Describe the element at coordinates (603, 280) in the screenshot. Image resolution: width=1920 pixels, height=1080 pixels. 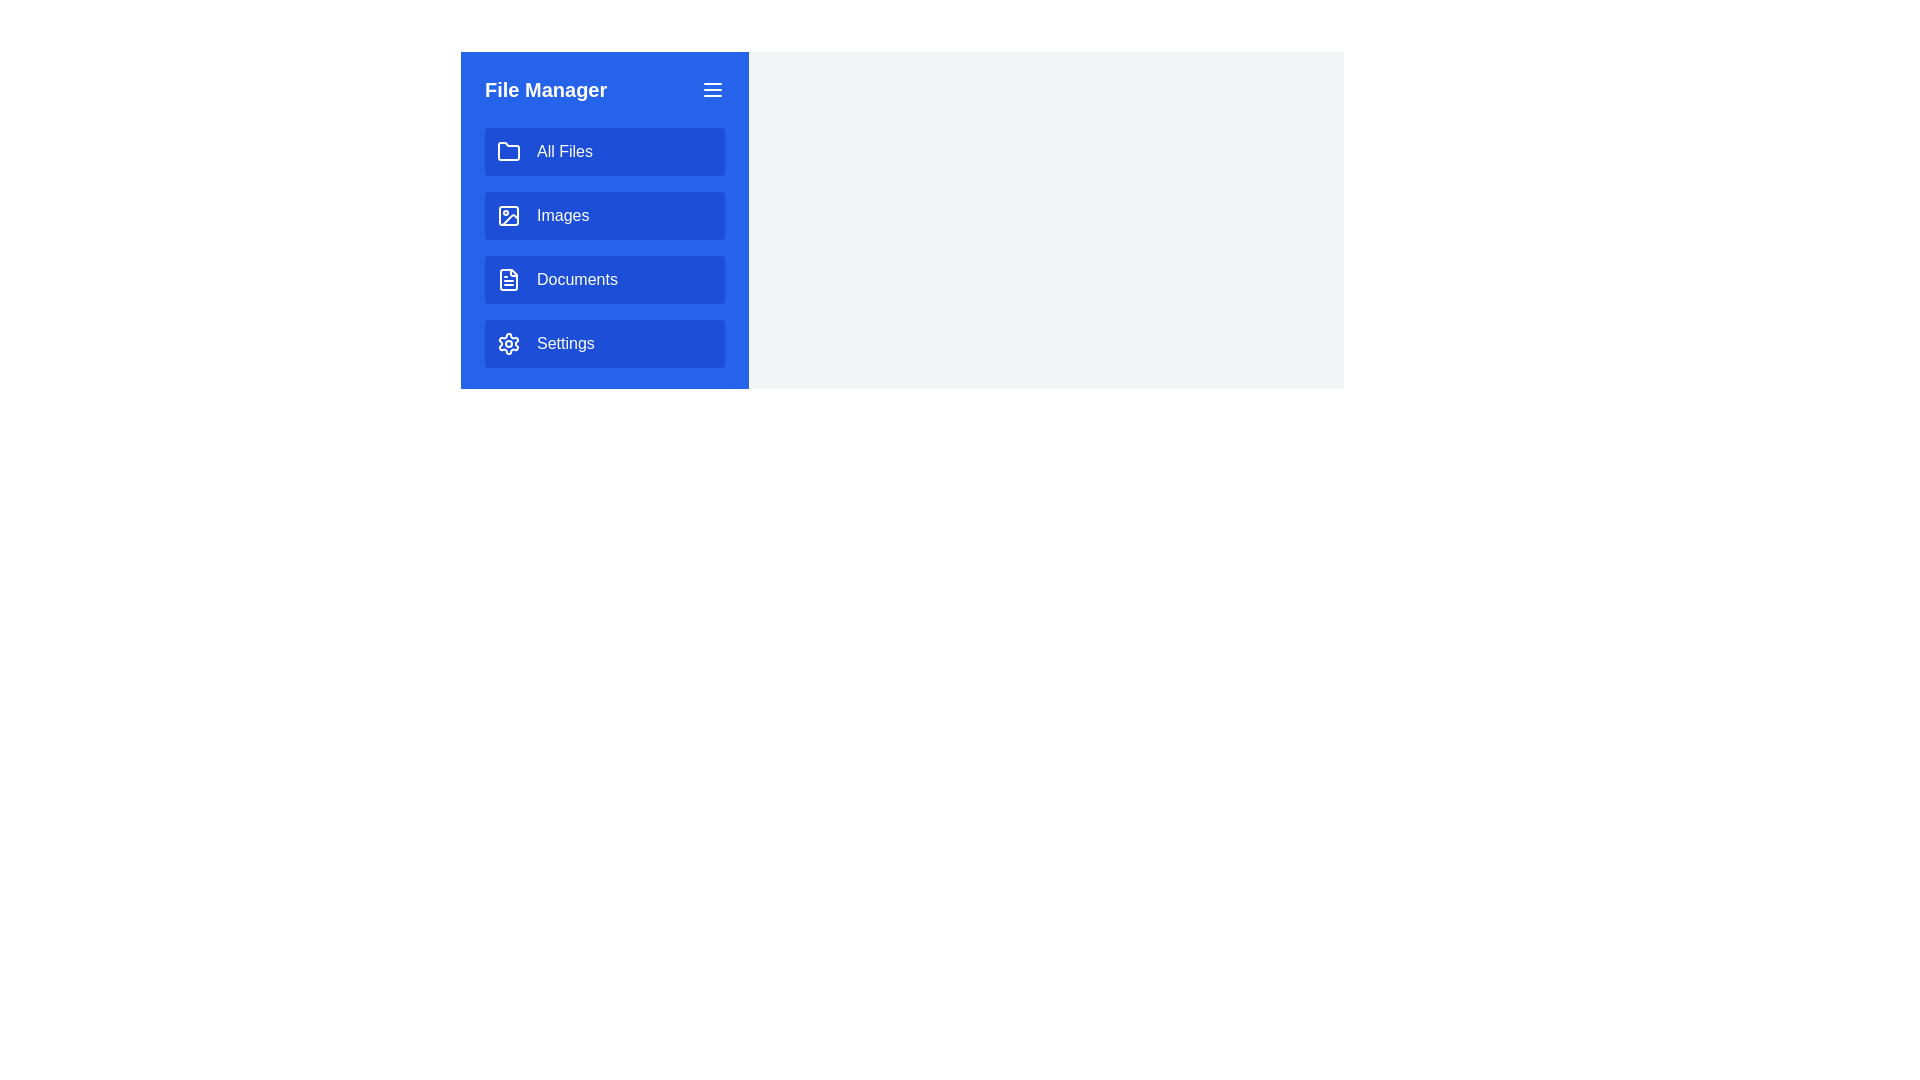
I see `the navigation menu item labeled Documents` at that location.